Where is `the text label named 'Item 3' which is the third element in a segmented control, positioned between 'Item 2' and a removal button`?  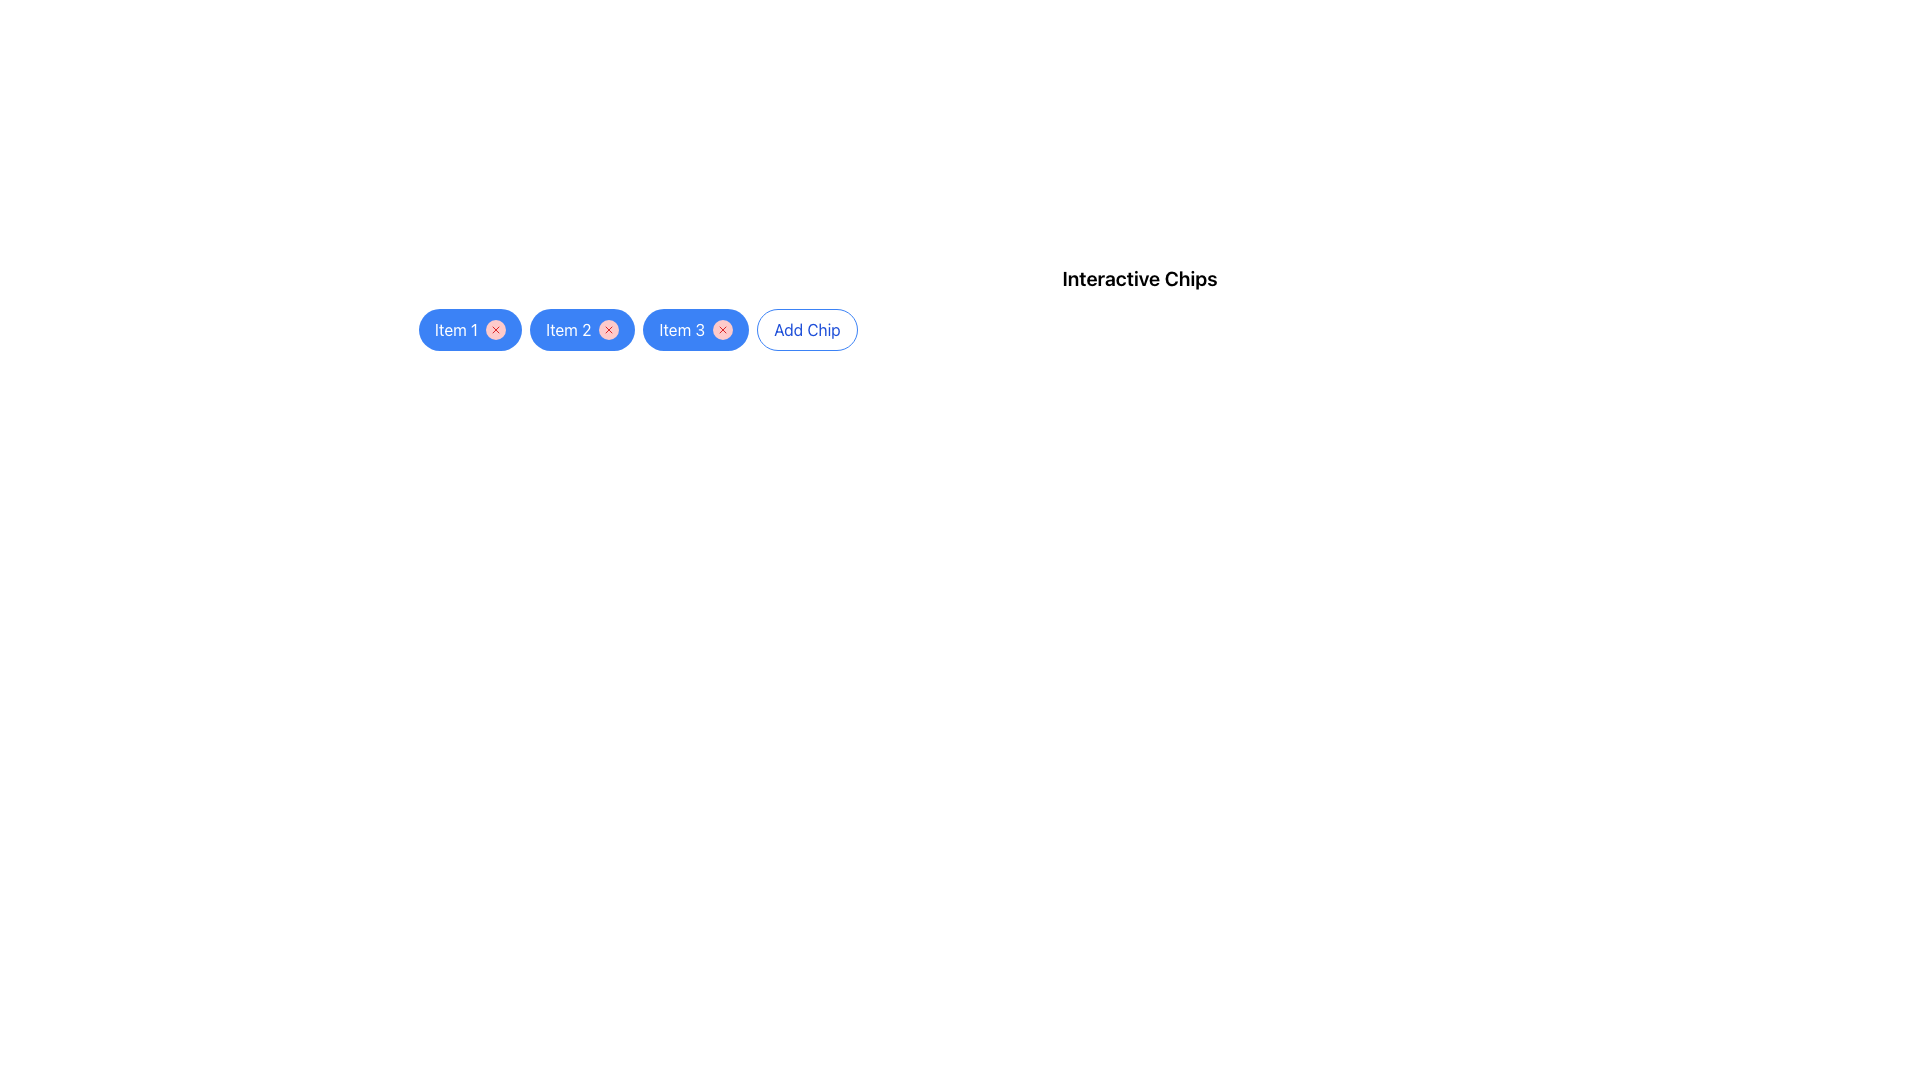 the text label named 'Item 3' which is the third element in a segmented control, positioned between 'Item 2' and a removal button is located at coordinates (682, 329).